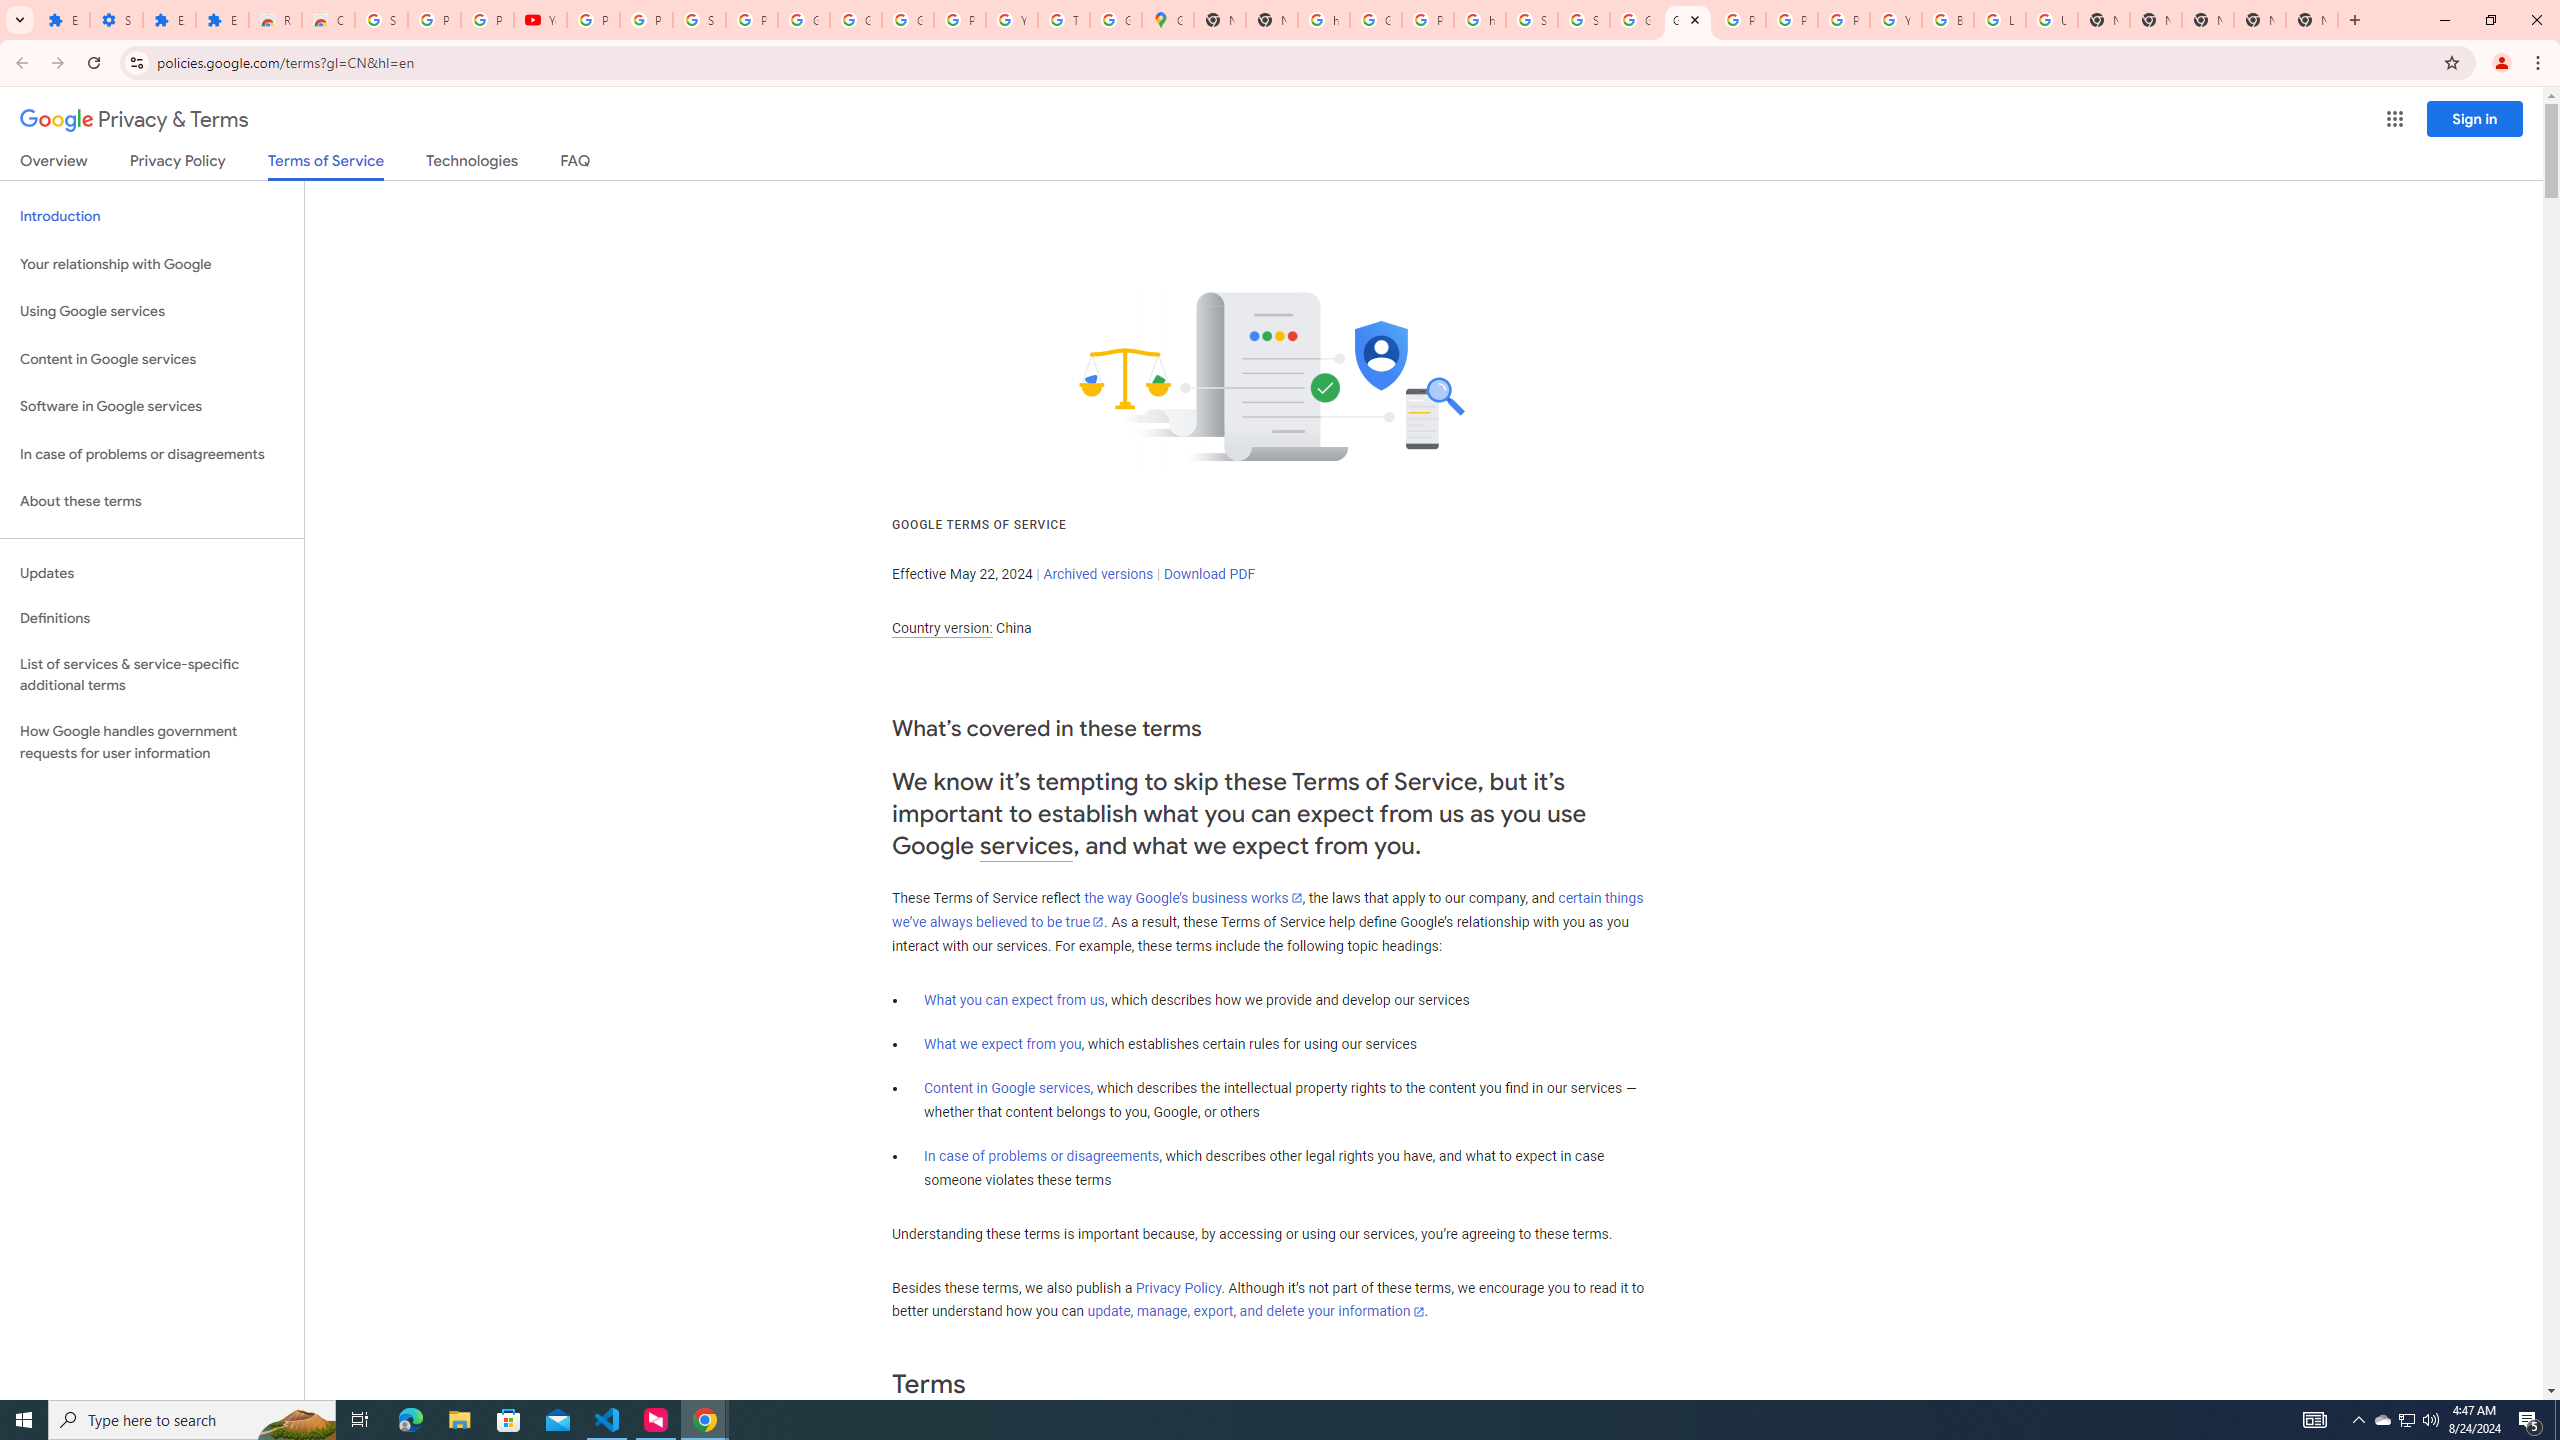 This screenshot has height=1440, width=2560. What do you see at coordinates (1097, 572) in the screenshot?
I see `'Archived versions'` at bounding box center [1097, 572].